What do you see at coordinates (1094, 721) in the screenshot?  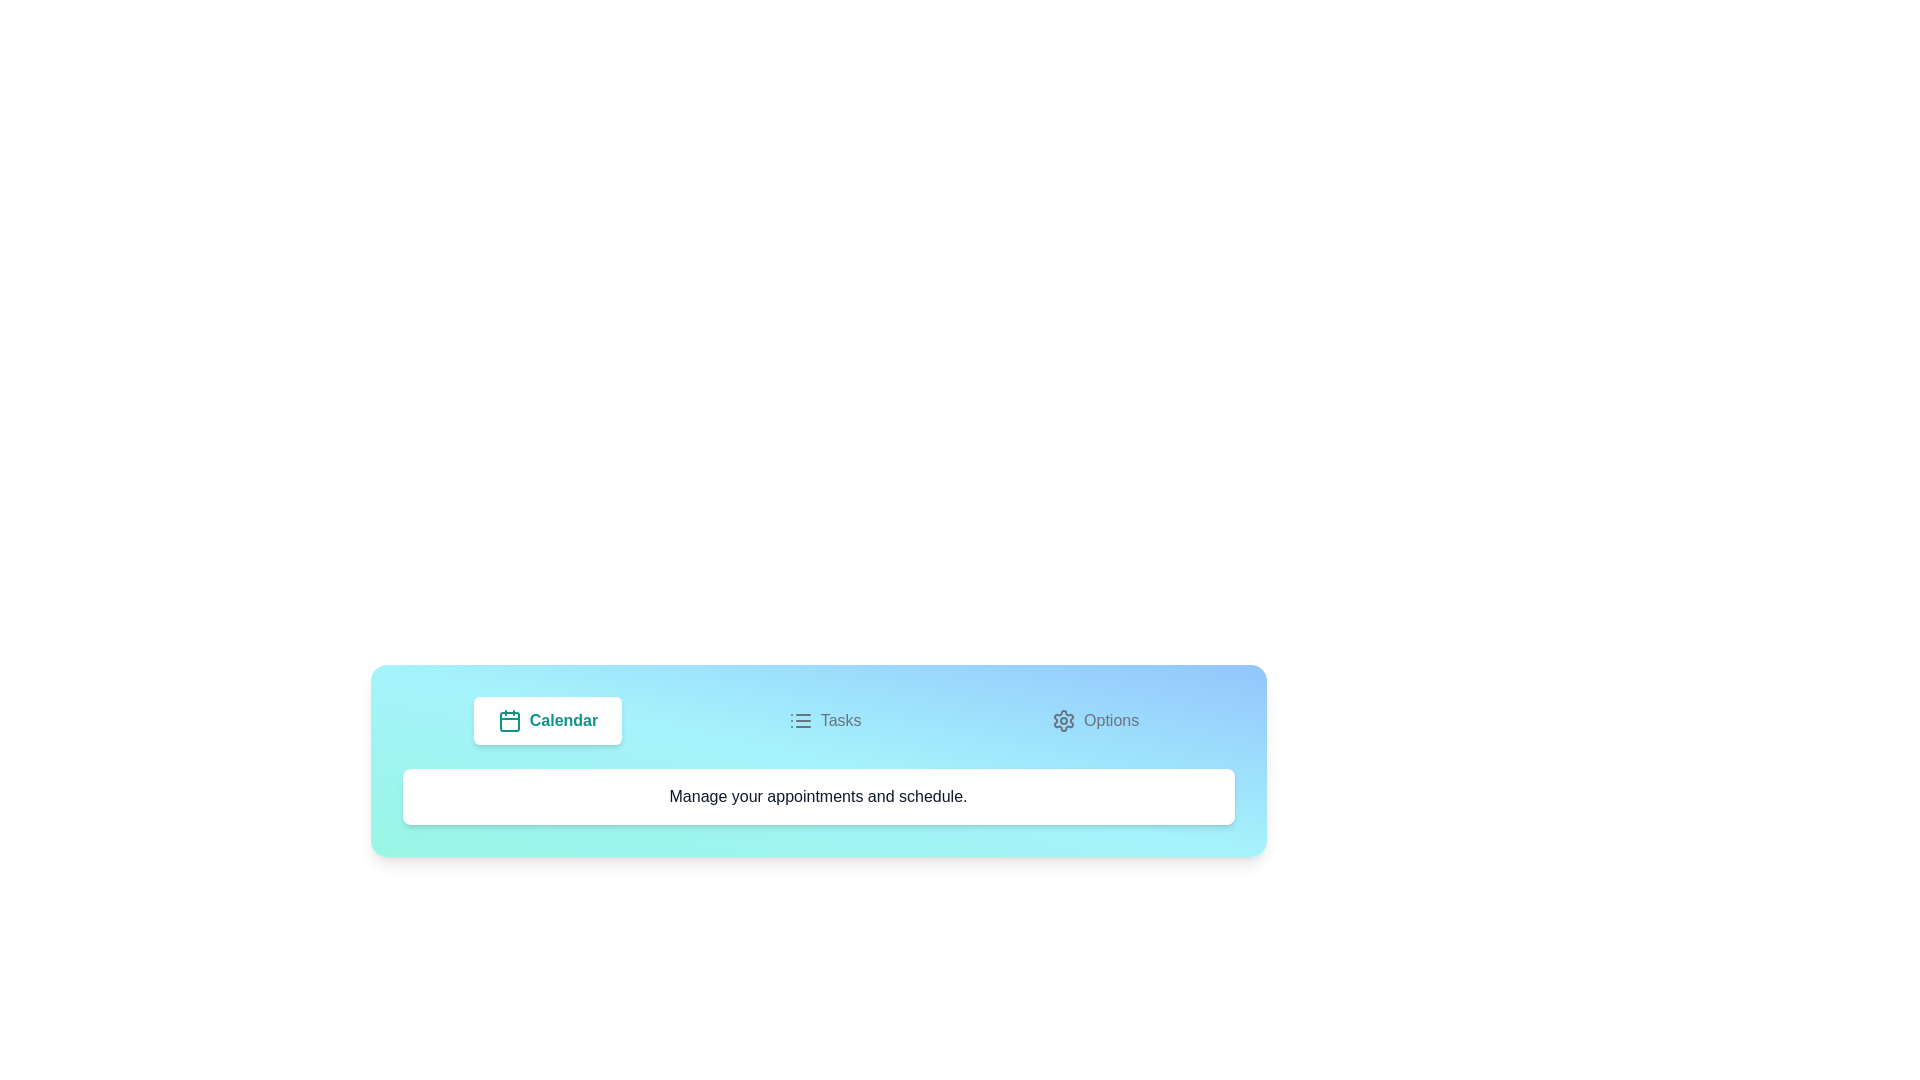 I see `the tab button labeled Options to switch to the corresponding tab` at bounding box center [1094, 721].